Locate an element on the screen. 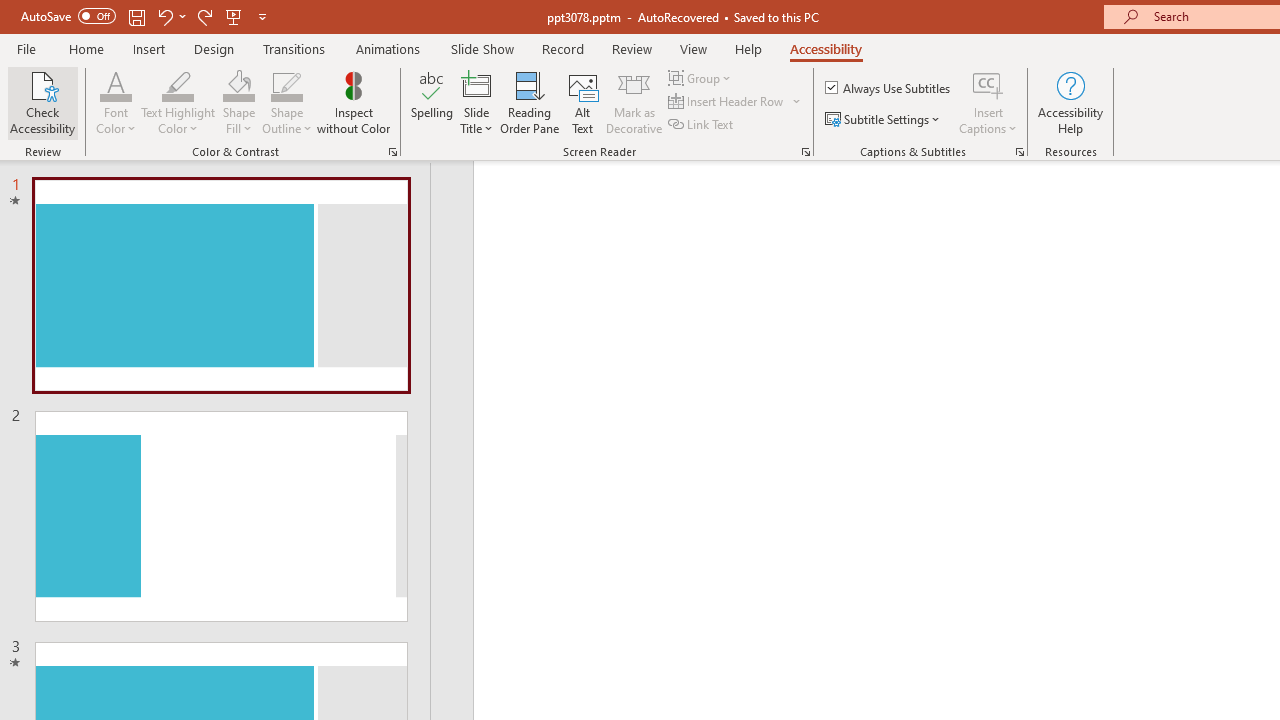 The height and width of the screenshot is (720, 1280). 'Subtitle Settings' is located at coordinates (883, 119).